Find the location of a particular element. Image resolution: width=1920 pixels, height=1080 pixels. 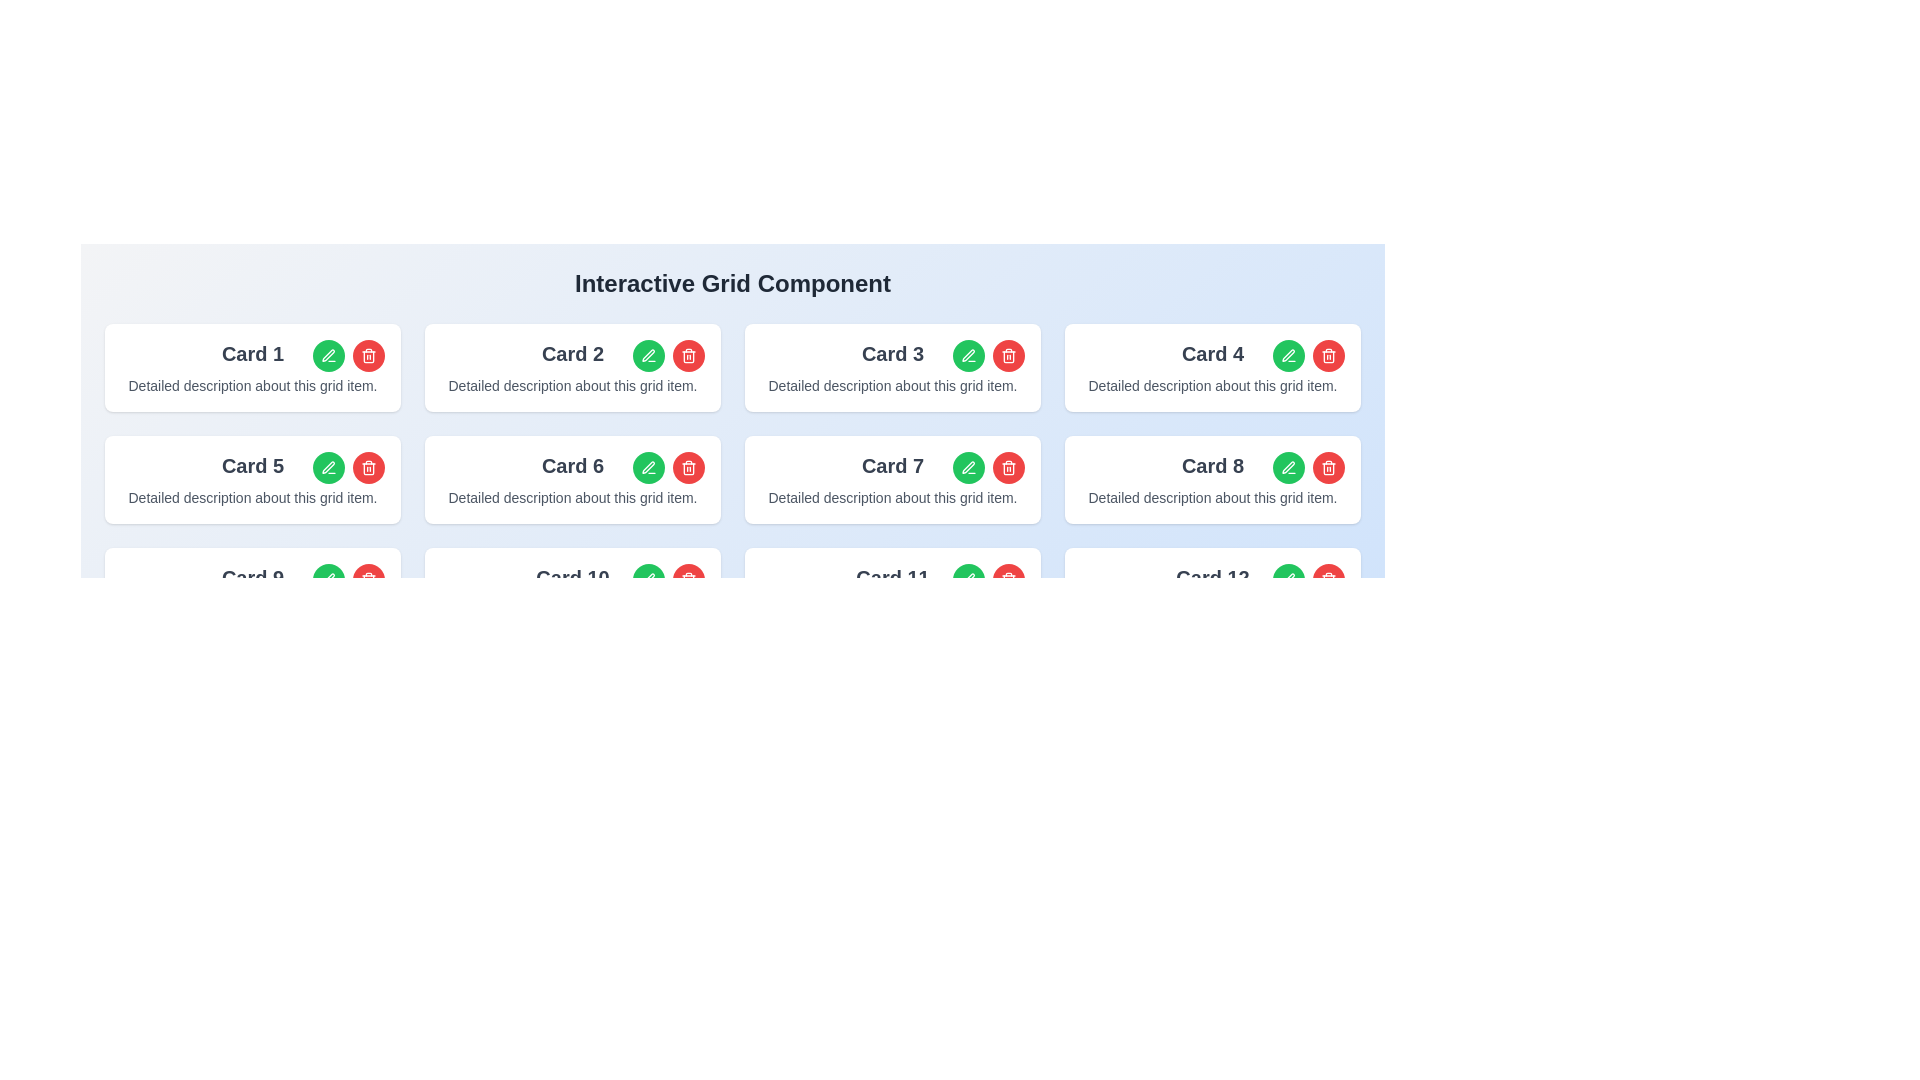

the edit button located in the top-right section of 'Card 2' is located at coordinates (648, 354).